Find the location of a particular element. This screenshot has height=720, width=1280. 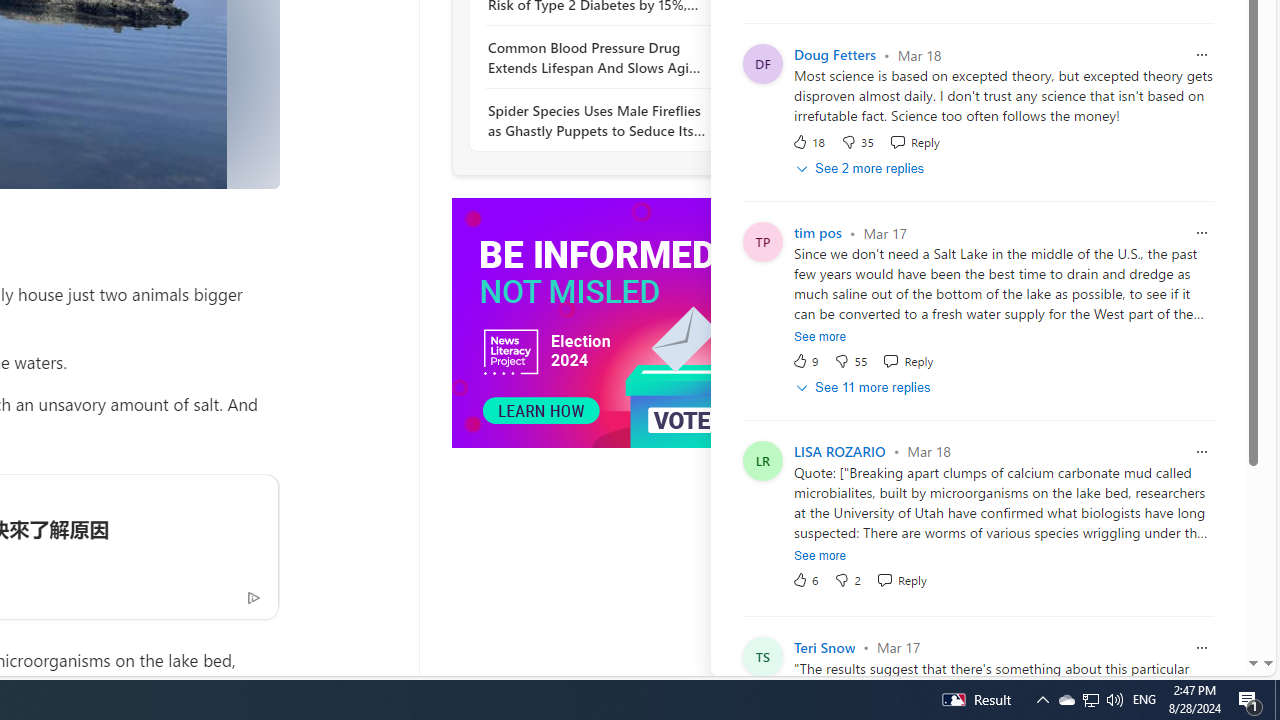

'Doug Fetters' is located at coordinates (835, 54).